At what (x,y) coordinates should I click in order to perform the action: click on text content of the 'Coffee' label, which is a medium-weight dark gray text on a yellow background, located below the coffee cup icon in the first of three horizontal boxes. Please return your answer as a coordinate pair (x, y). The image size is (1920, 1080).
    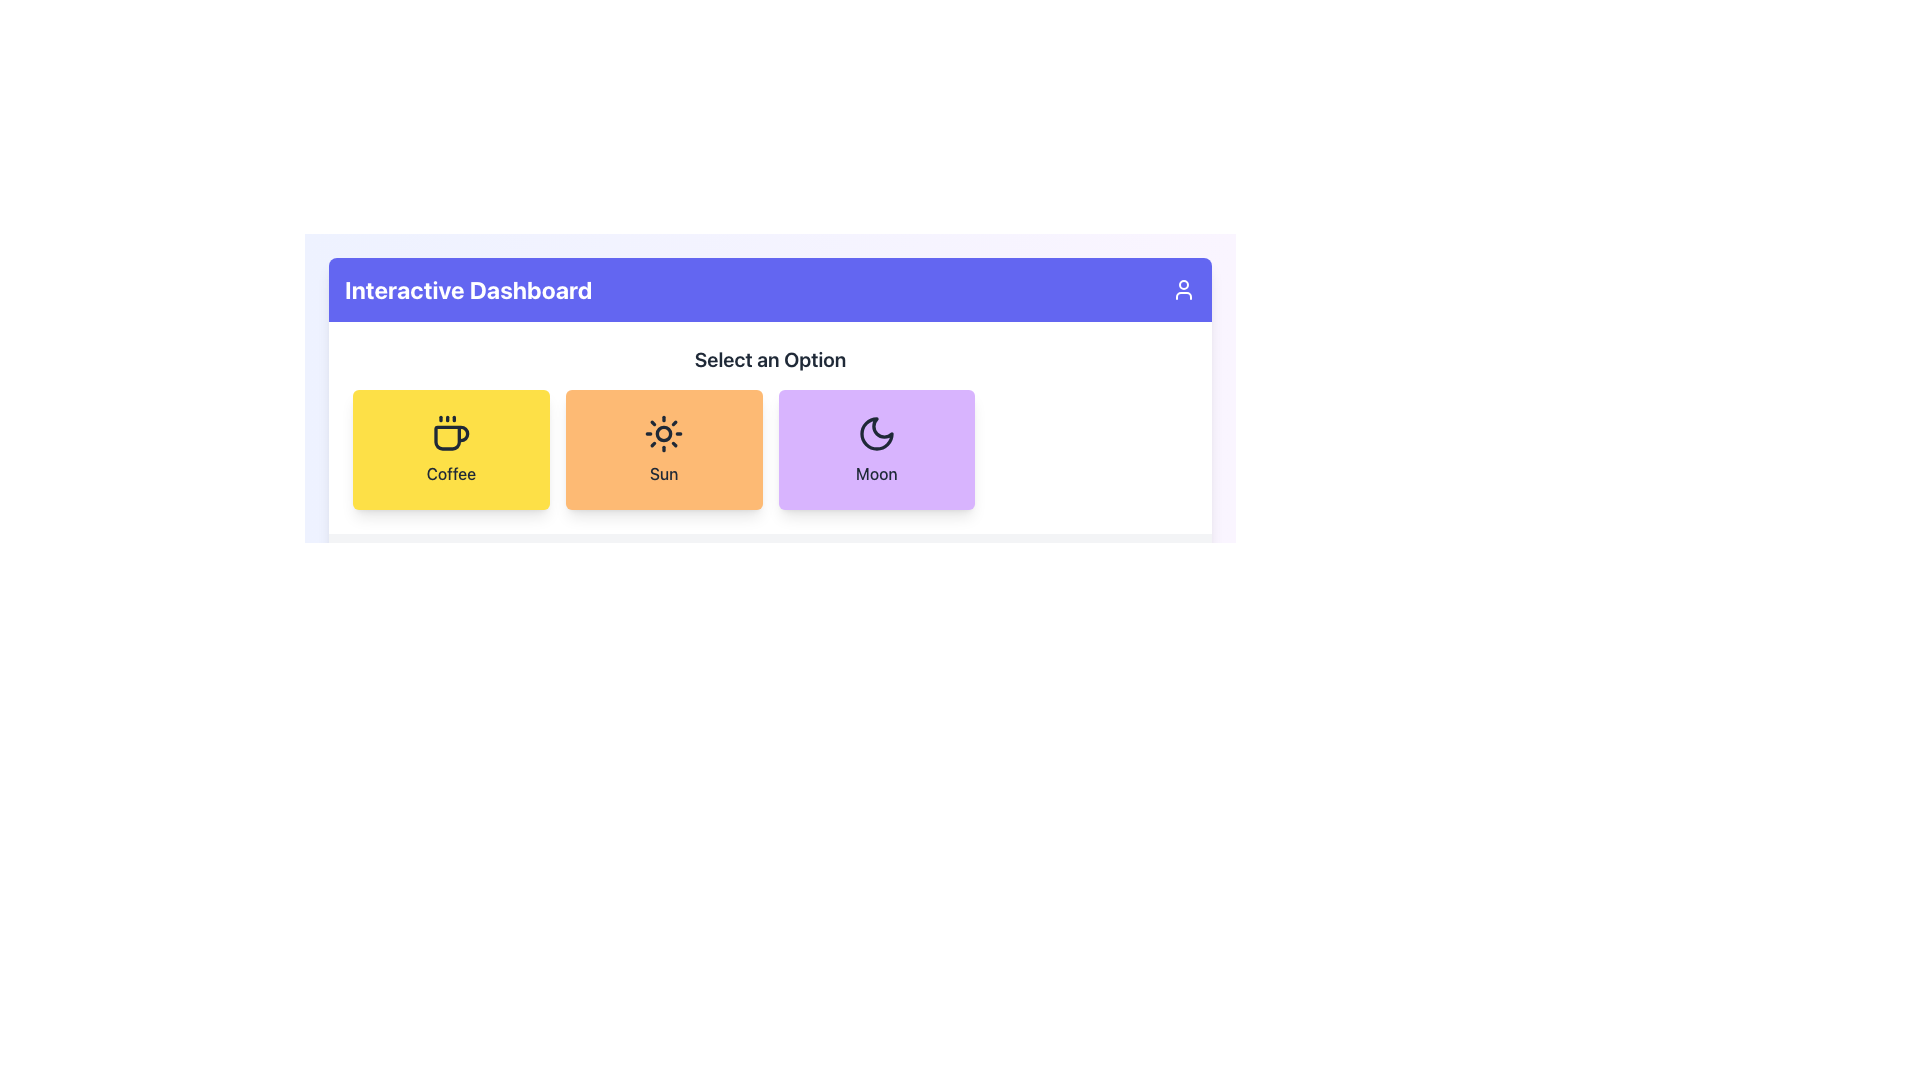
    Looking at the image, I should click on (450, 474).